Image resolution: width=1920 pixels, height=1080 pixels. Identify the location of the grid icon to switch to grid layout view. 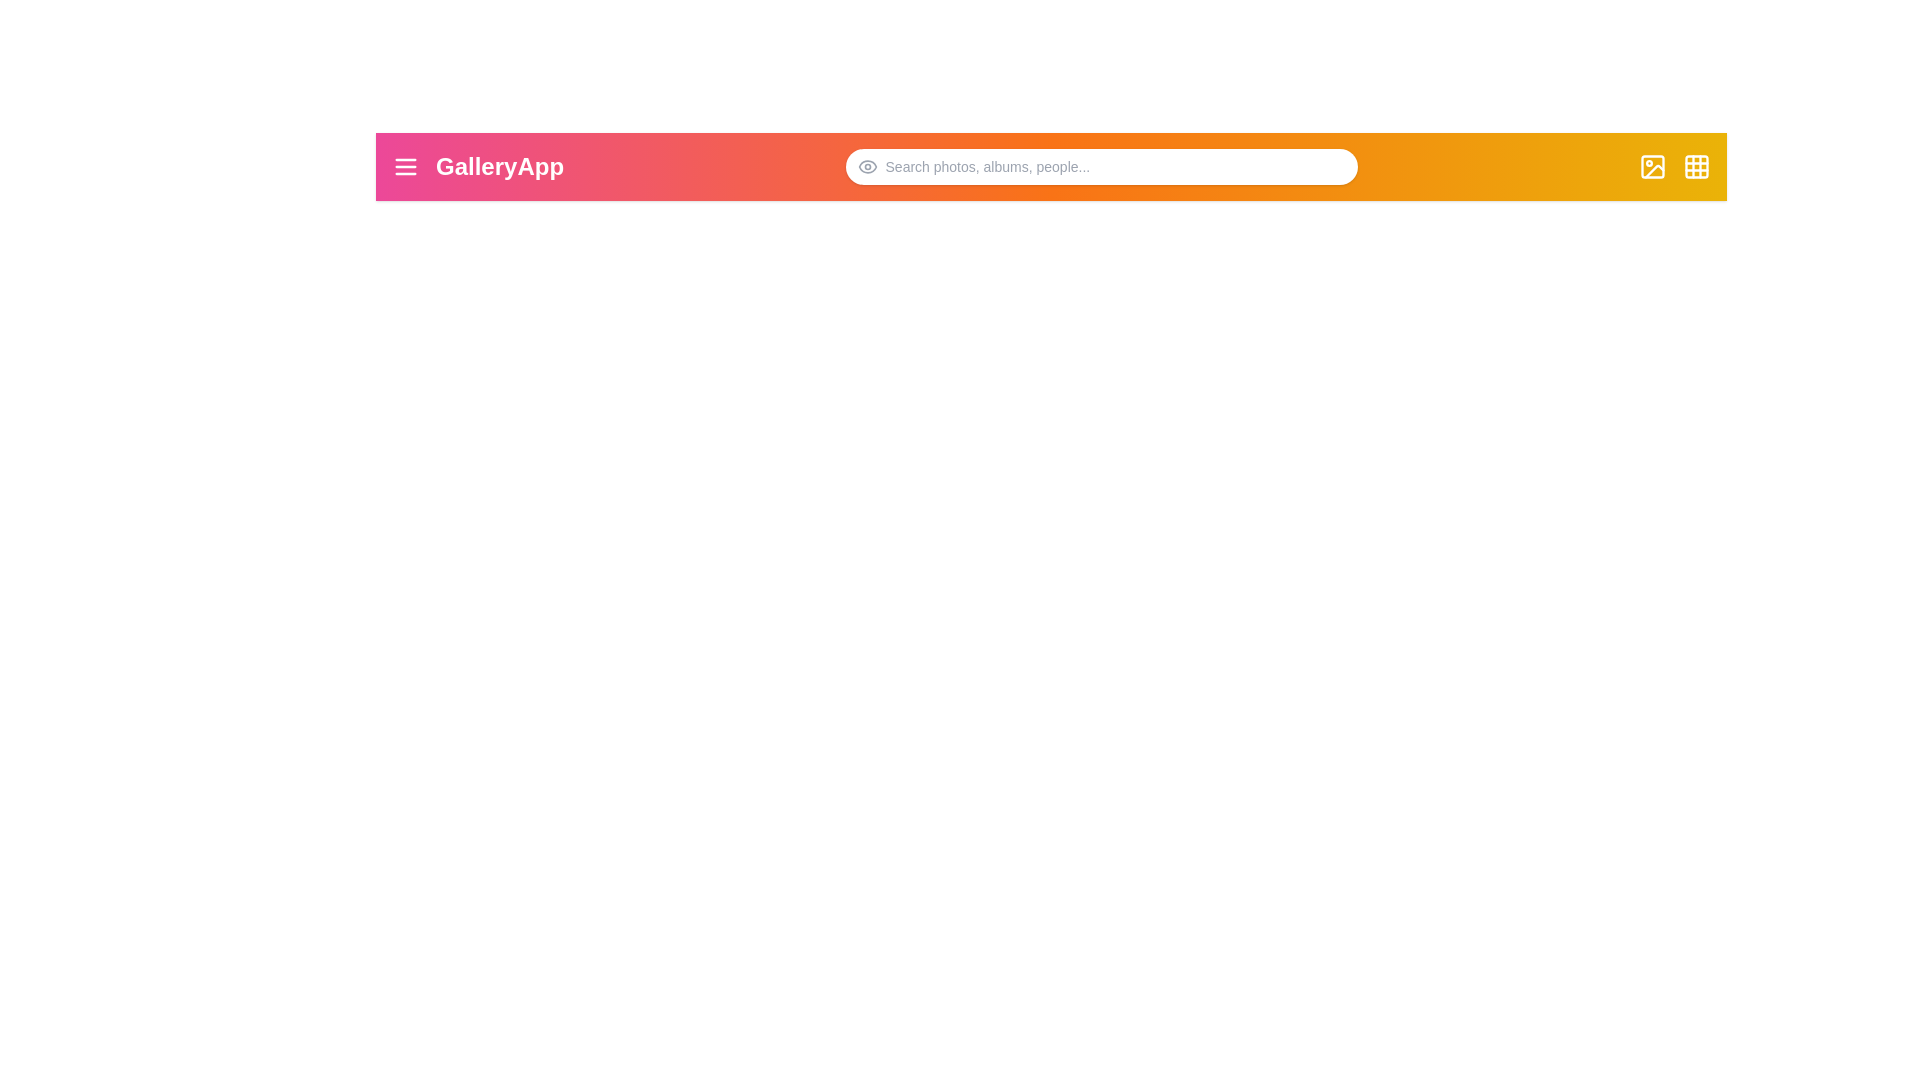
(1695, 165).